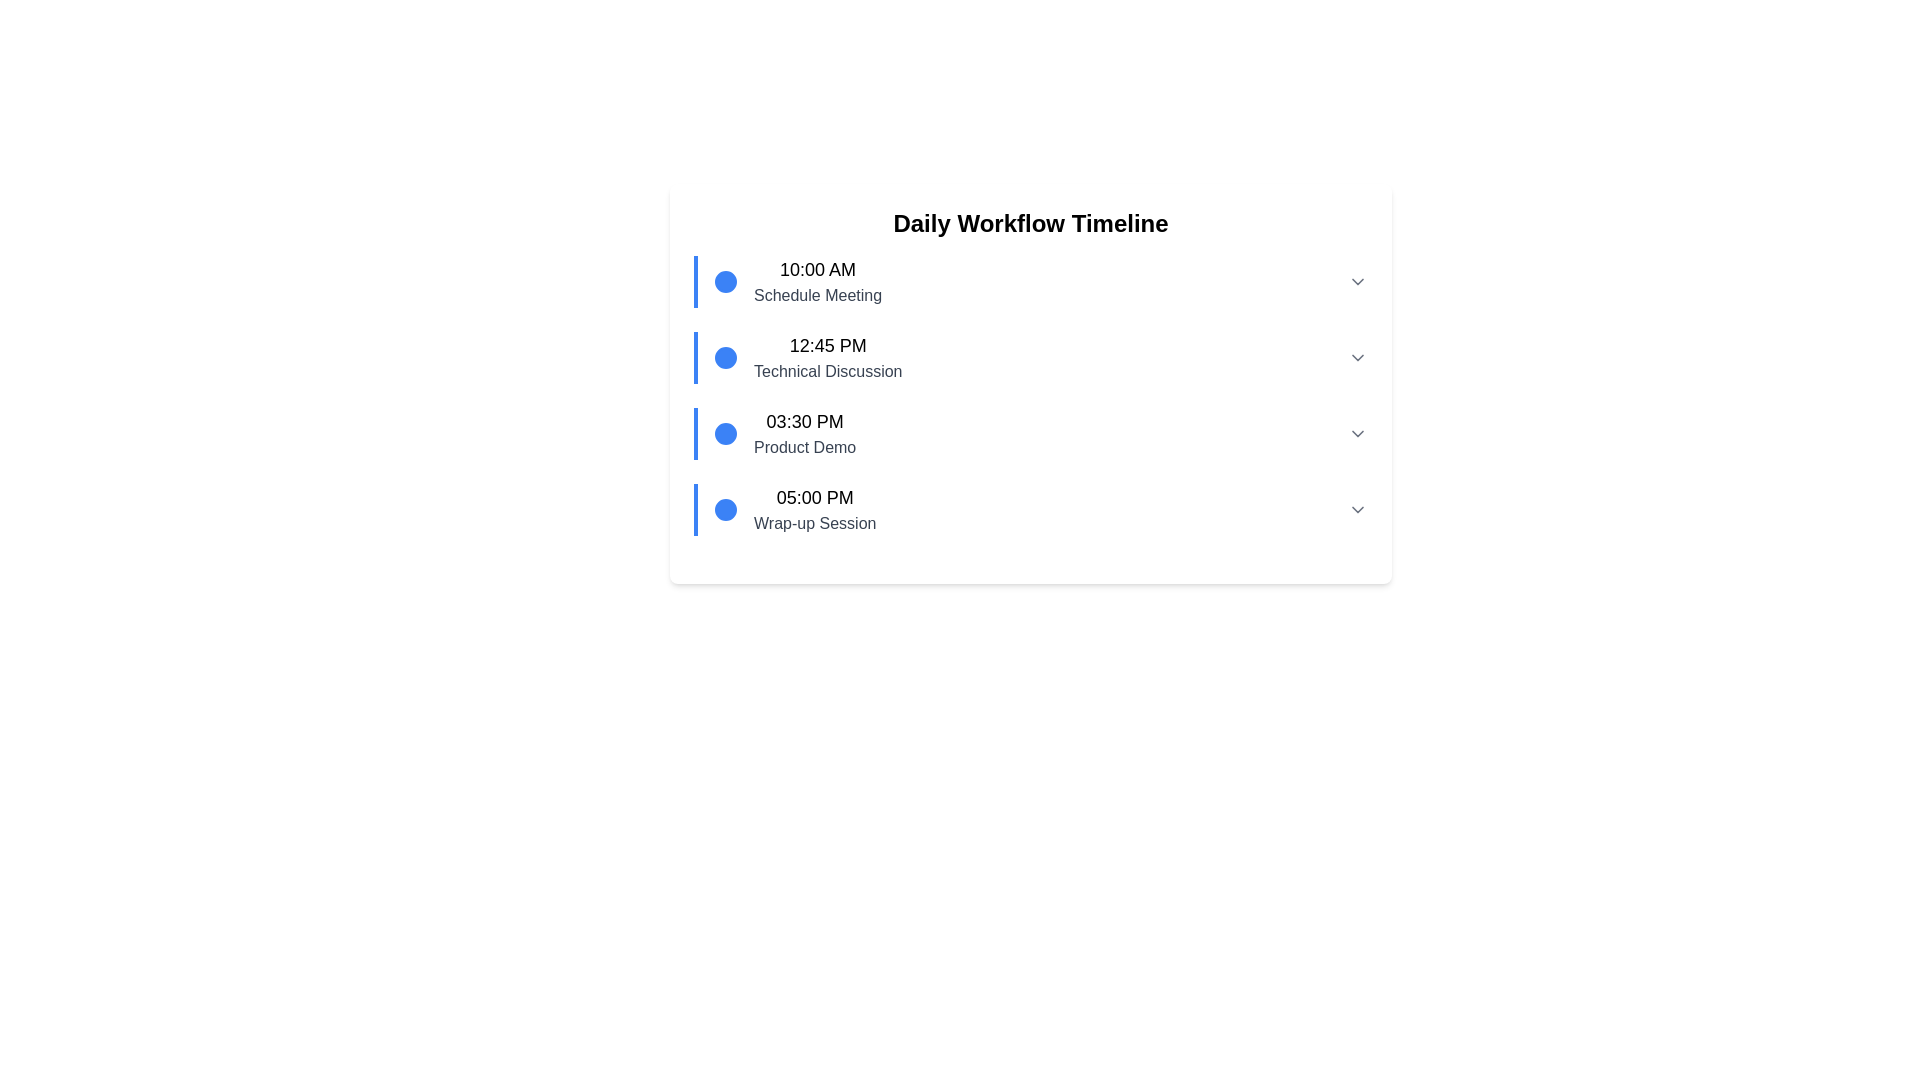  Describe the element at coordinates (828, 357) in the screenshot. I see `the second list item in the timeline interface, which displays '12:45 PM' and 'Technical Discussion'` at that location.